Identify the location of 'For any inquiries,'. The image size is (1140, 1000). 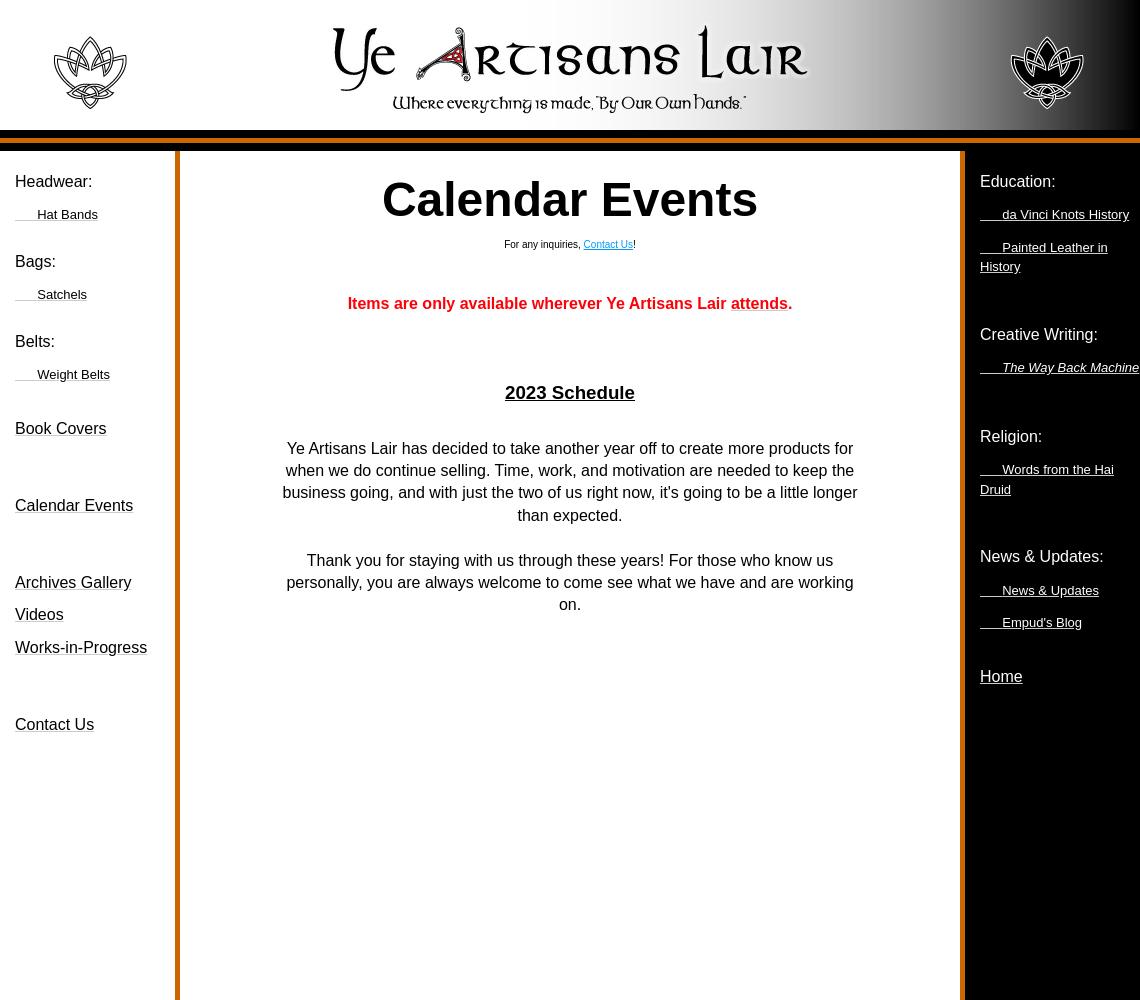
(542, 243).